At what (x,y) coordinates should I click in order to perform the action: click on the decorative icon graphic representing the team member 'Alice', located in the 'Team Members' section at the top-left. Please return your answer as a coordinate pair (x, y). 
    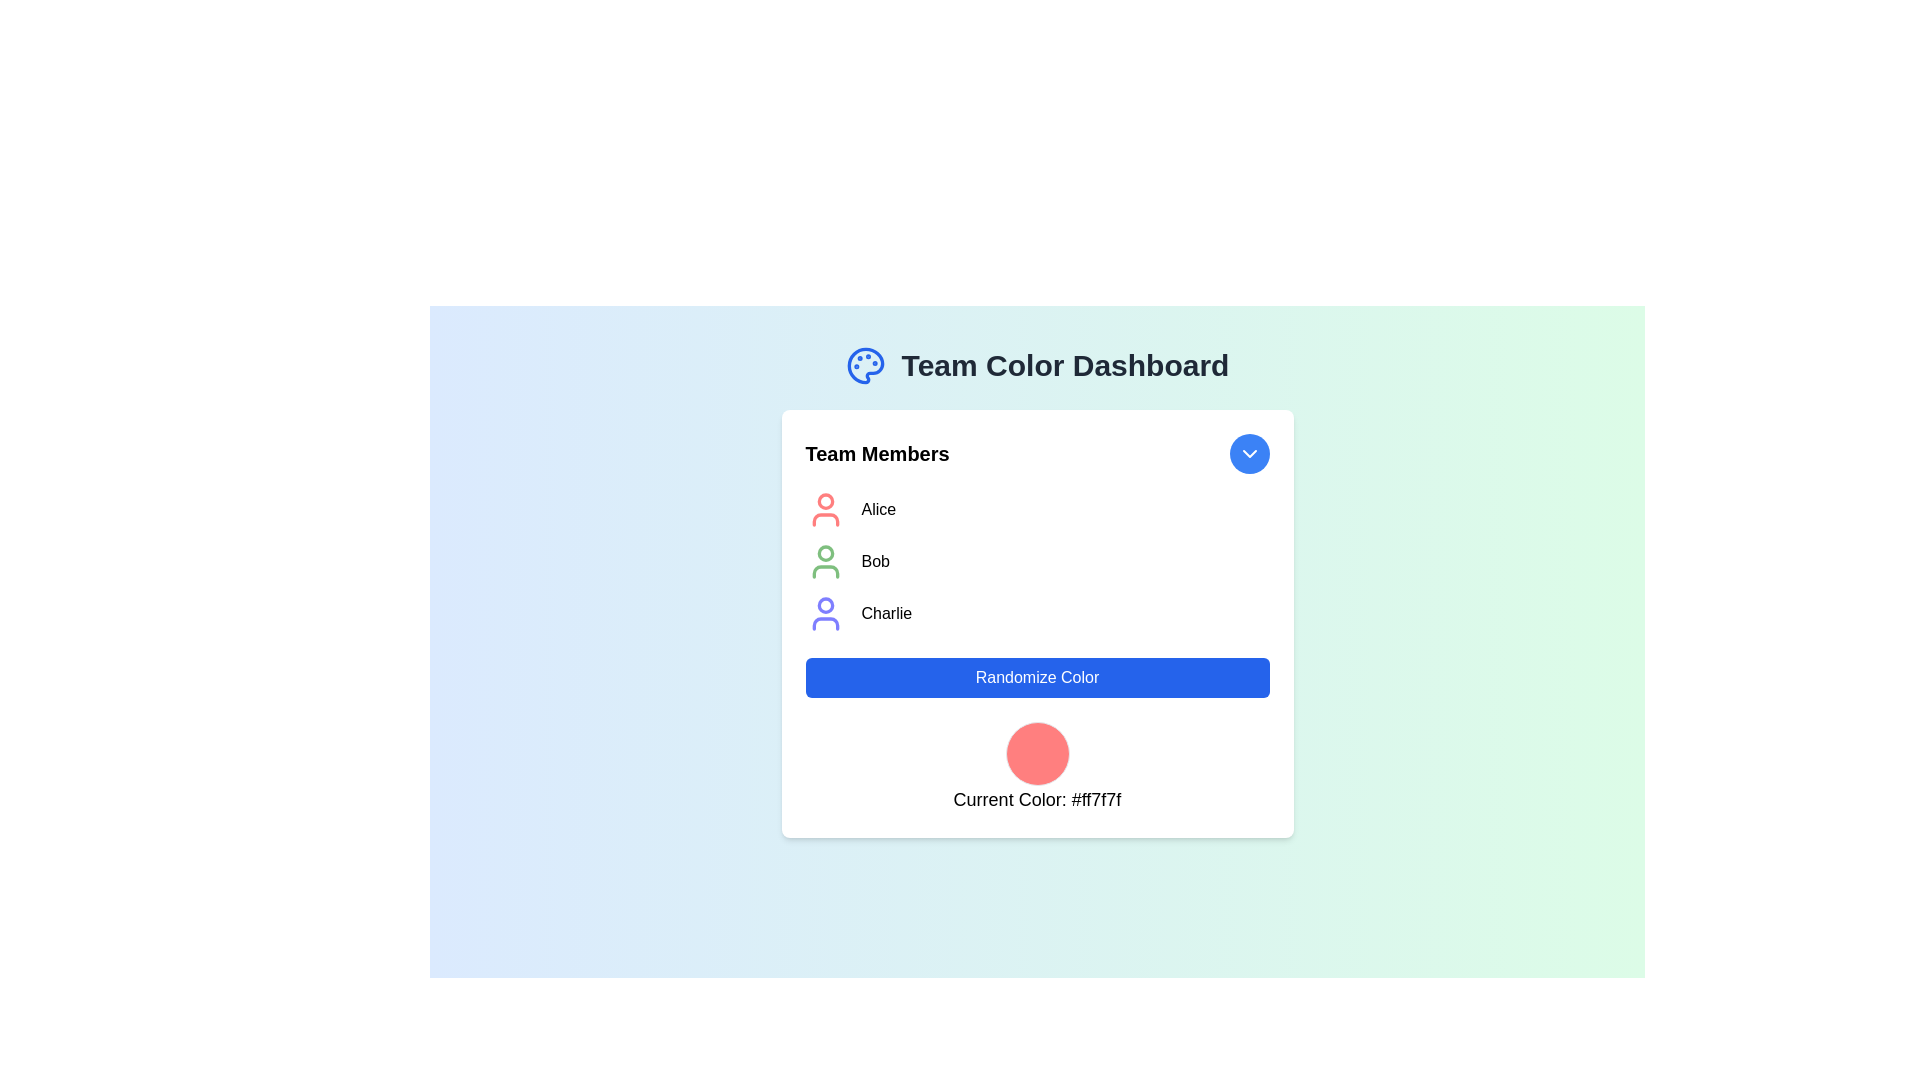
    Looking at the image, I should click on (825, 519).